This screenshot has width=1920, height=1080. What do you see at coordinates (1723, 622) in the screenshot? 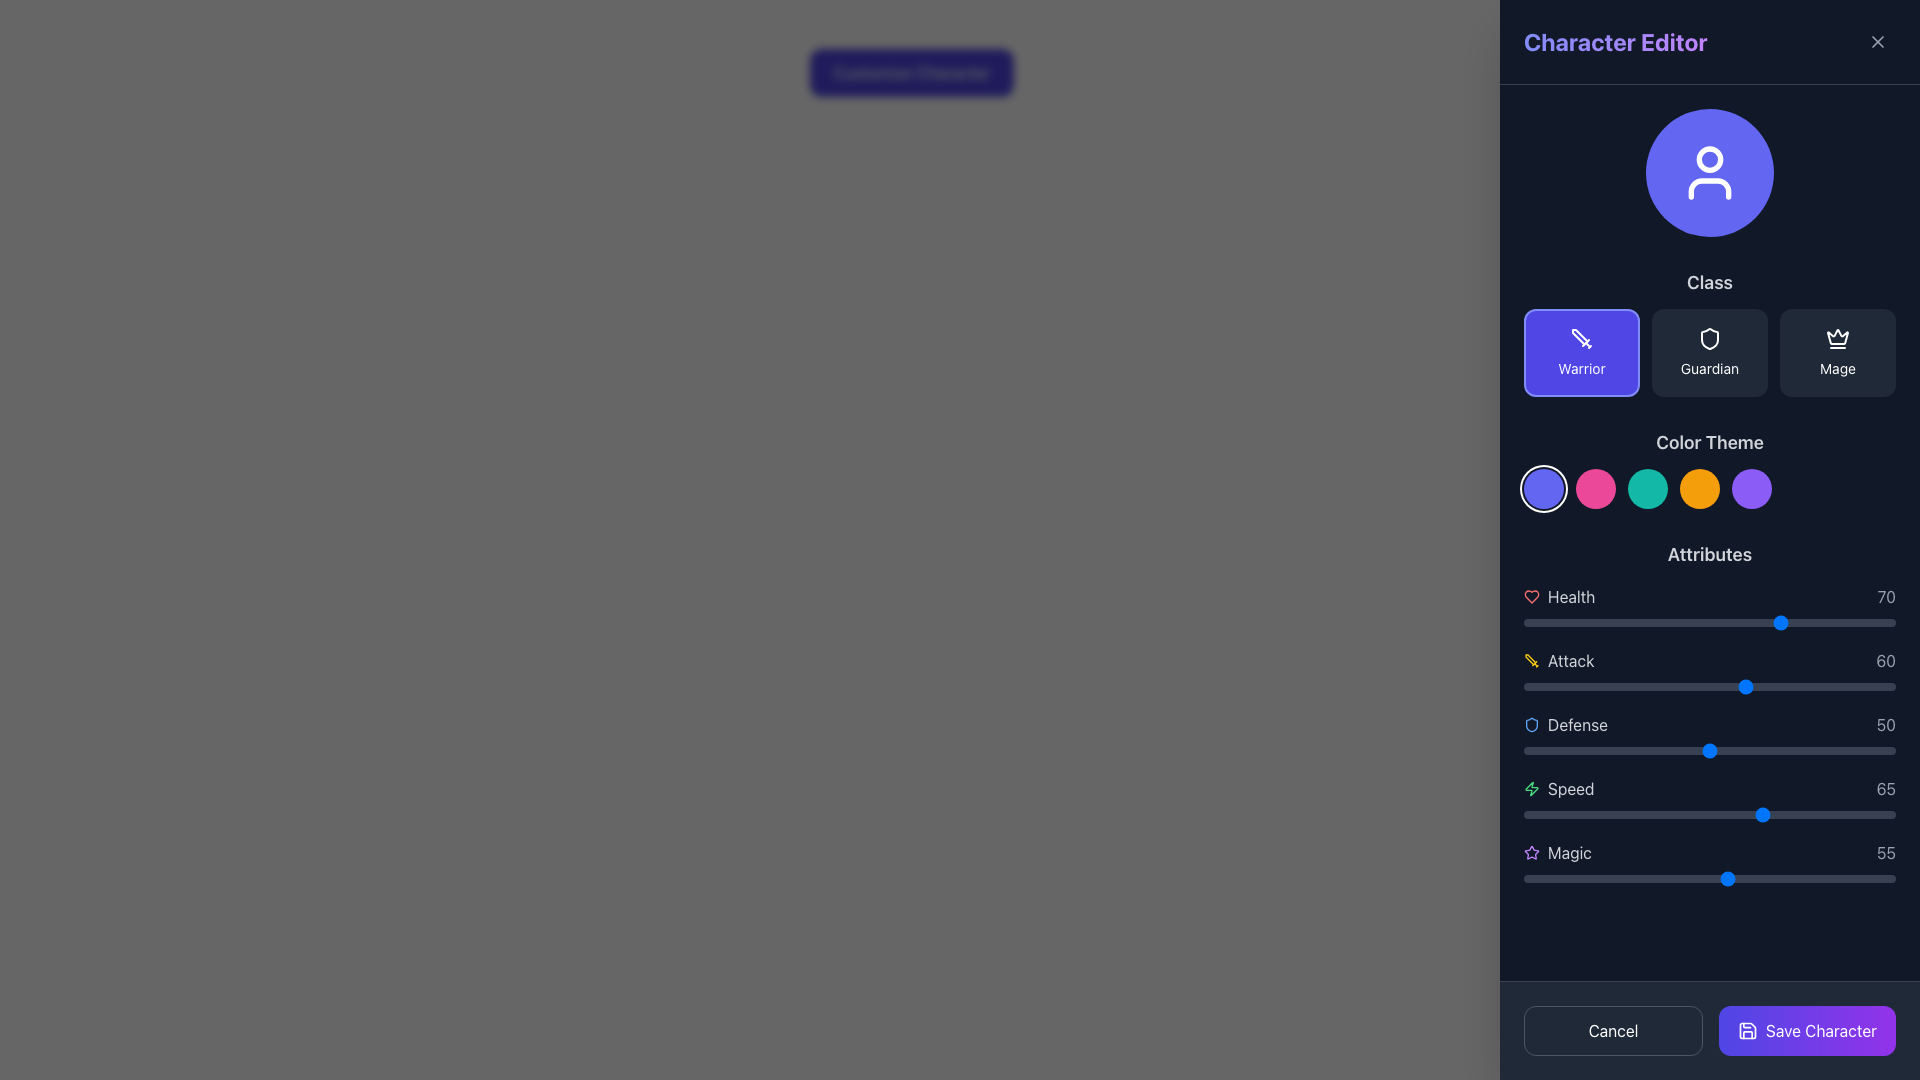
I see `health level` at bounding box center [1723, 622].